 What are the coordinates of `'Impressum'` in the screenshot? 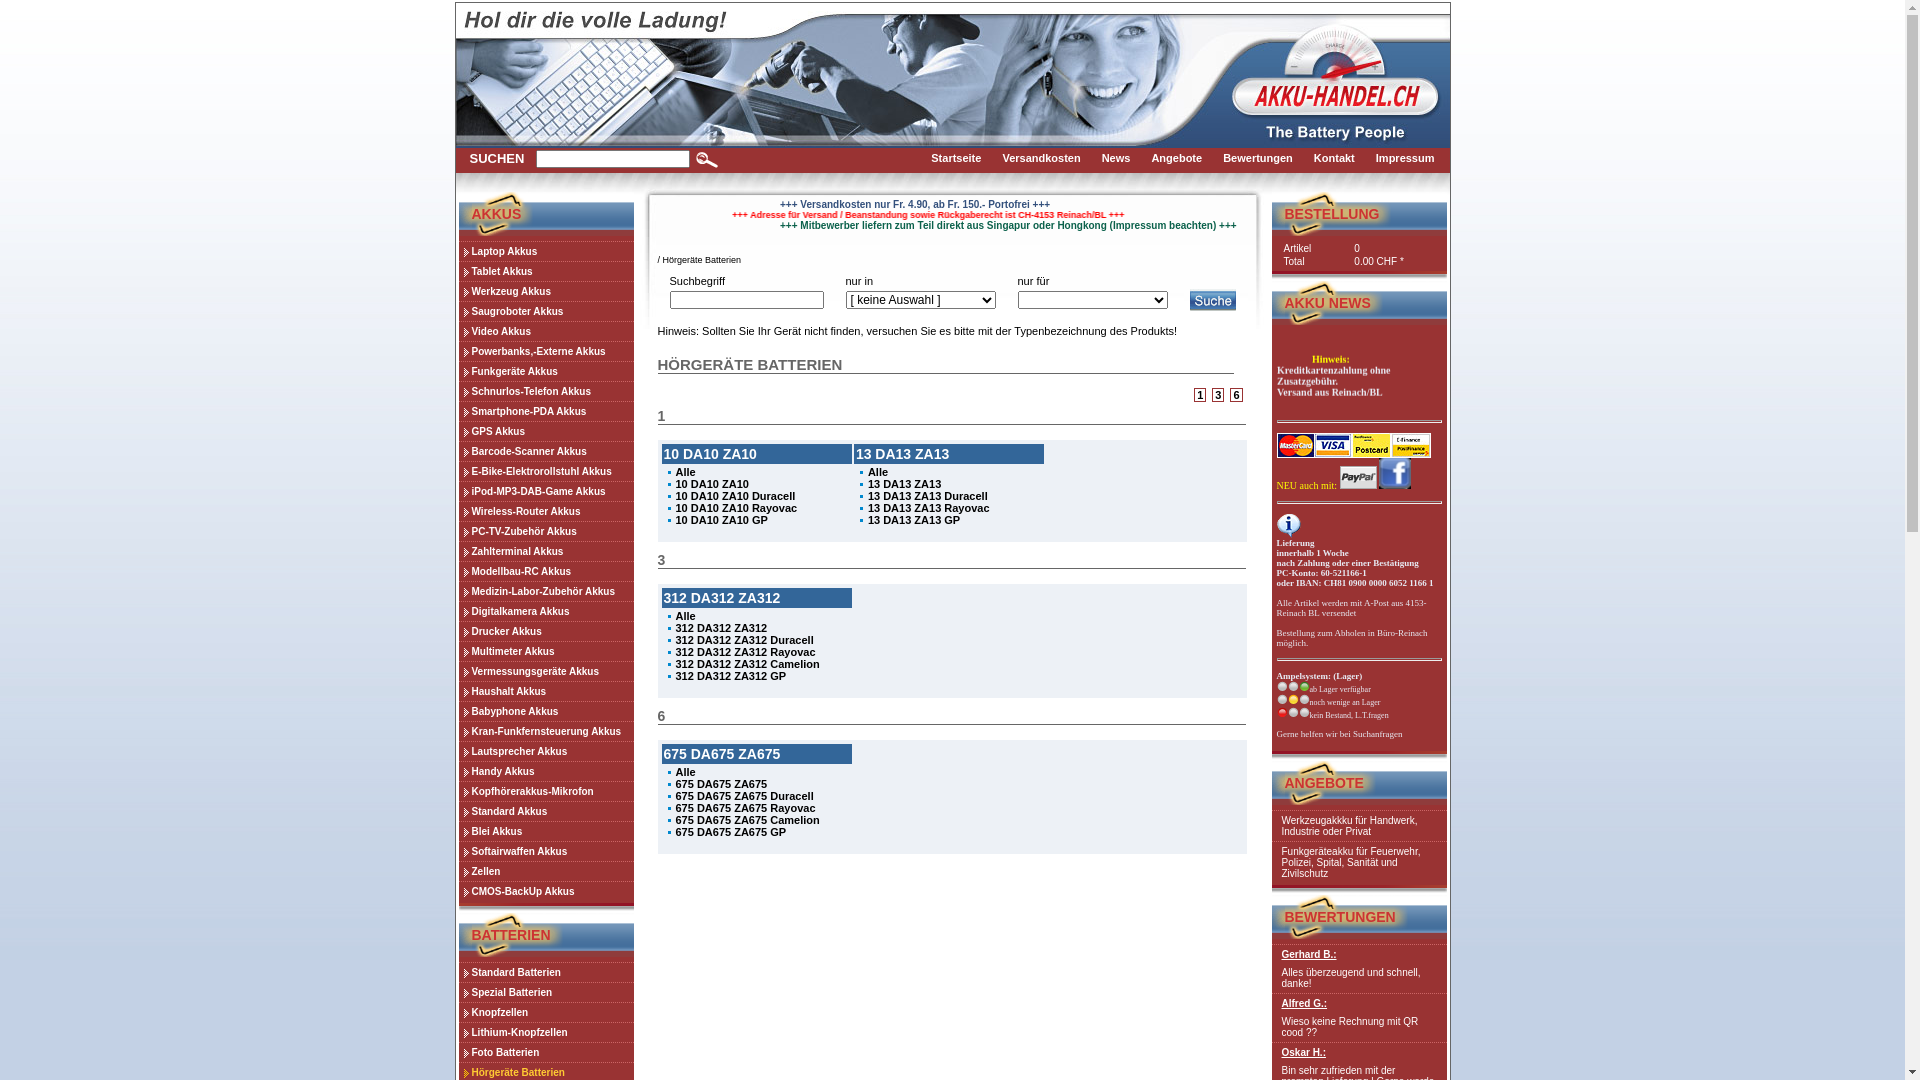 It's located at (1410, 158).